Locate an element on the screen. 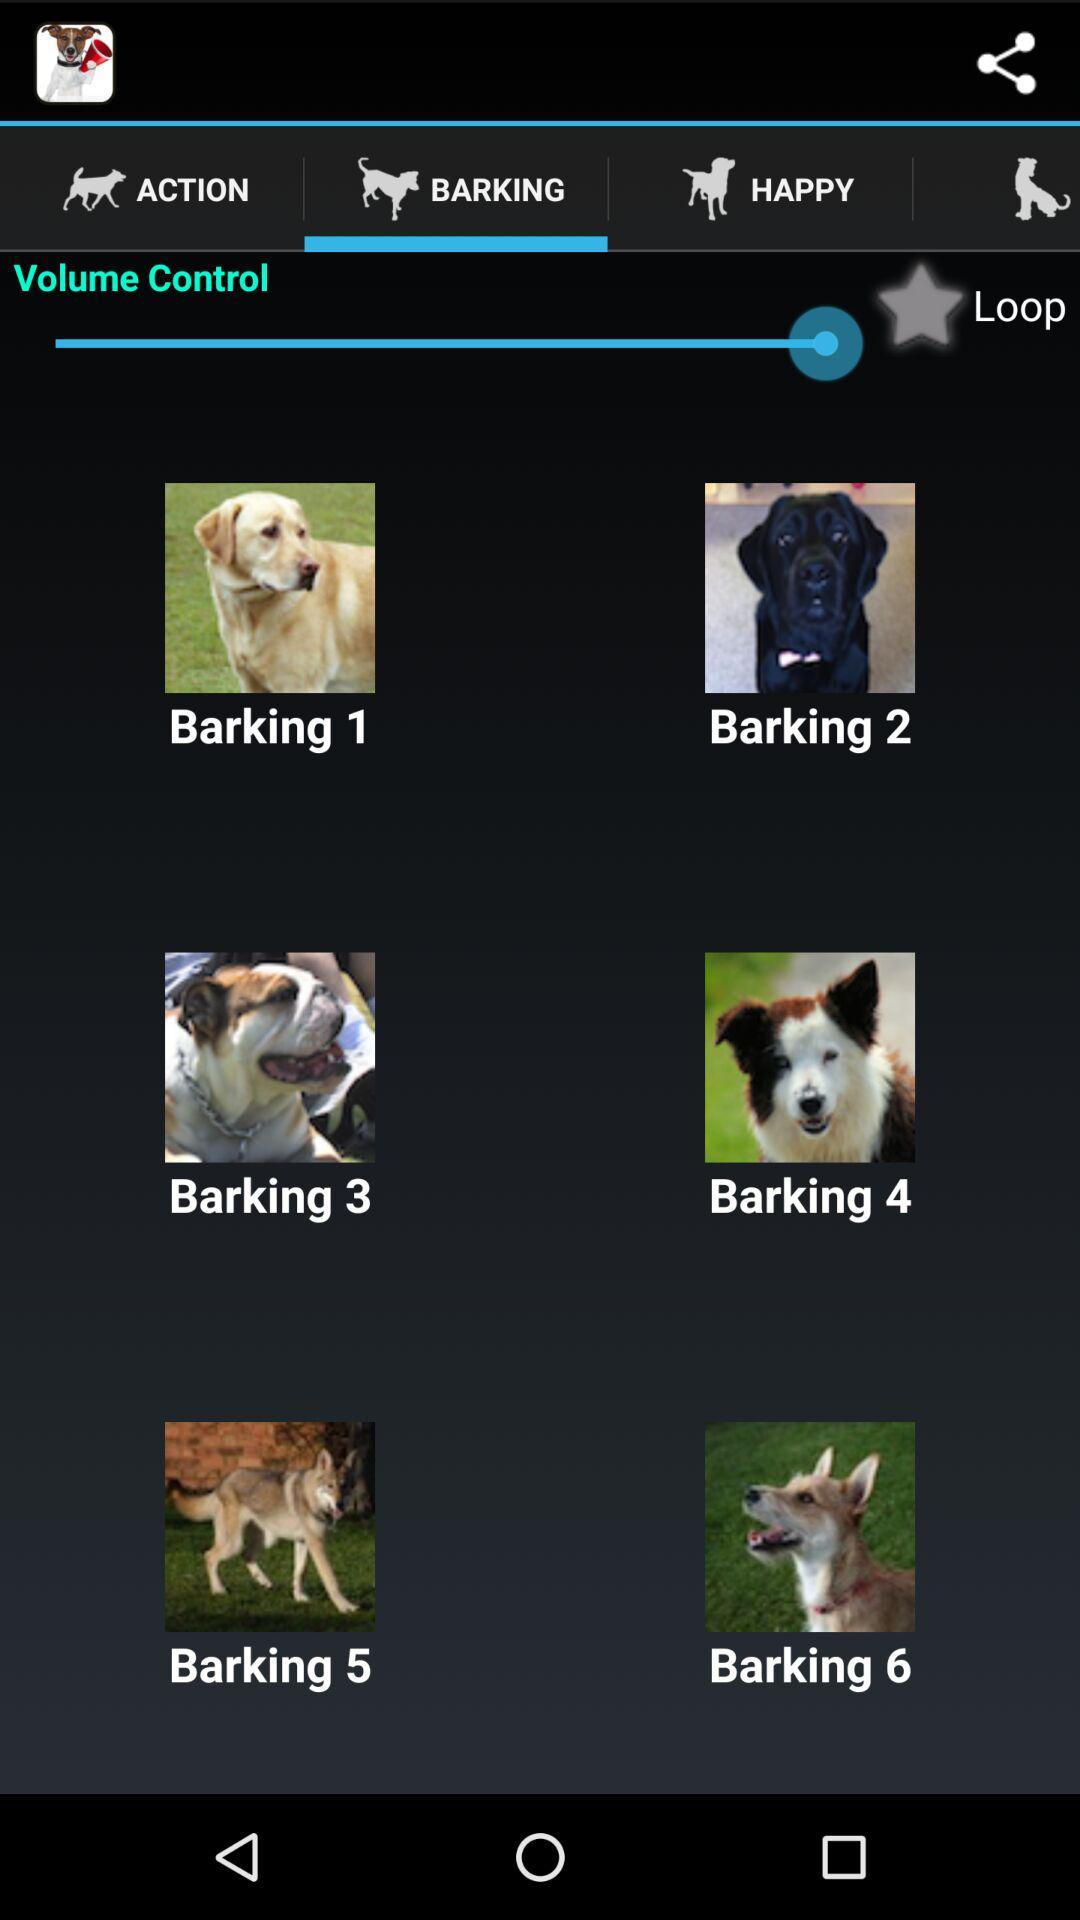  icon below barking 1 button is located at coordinates (810, 1088).